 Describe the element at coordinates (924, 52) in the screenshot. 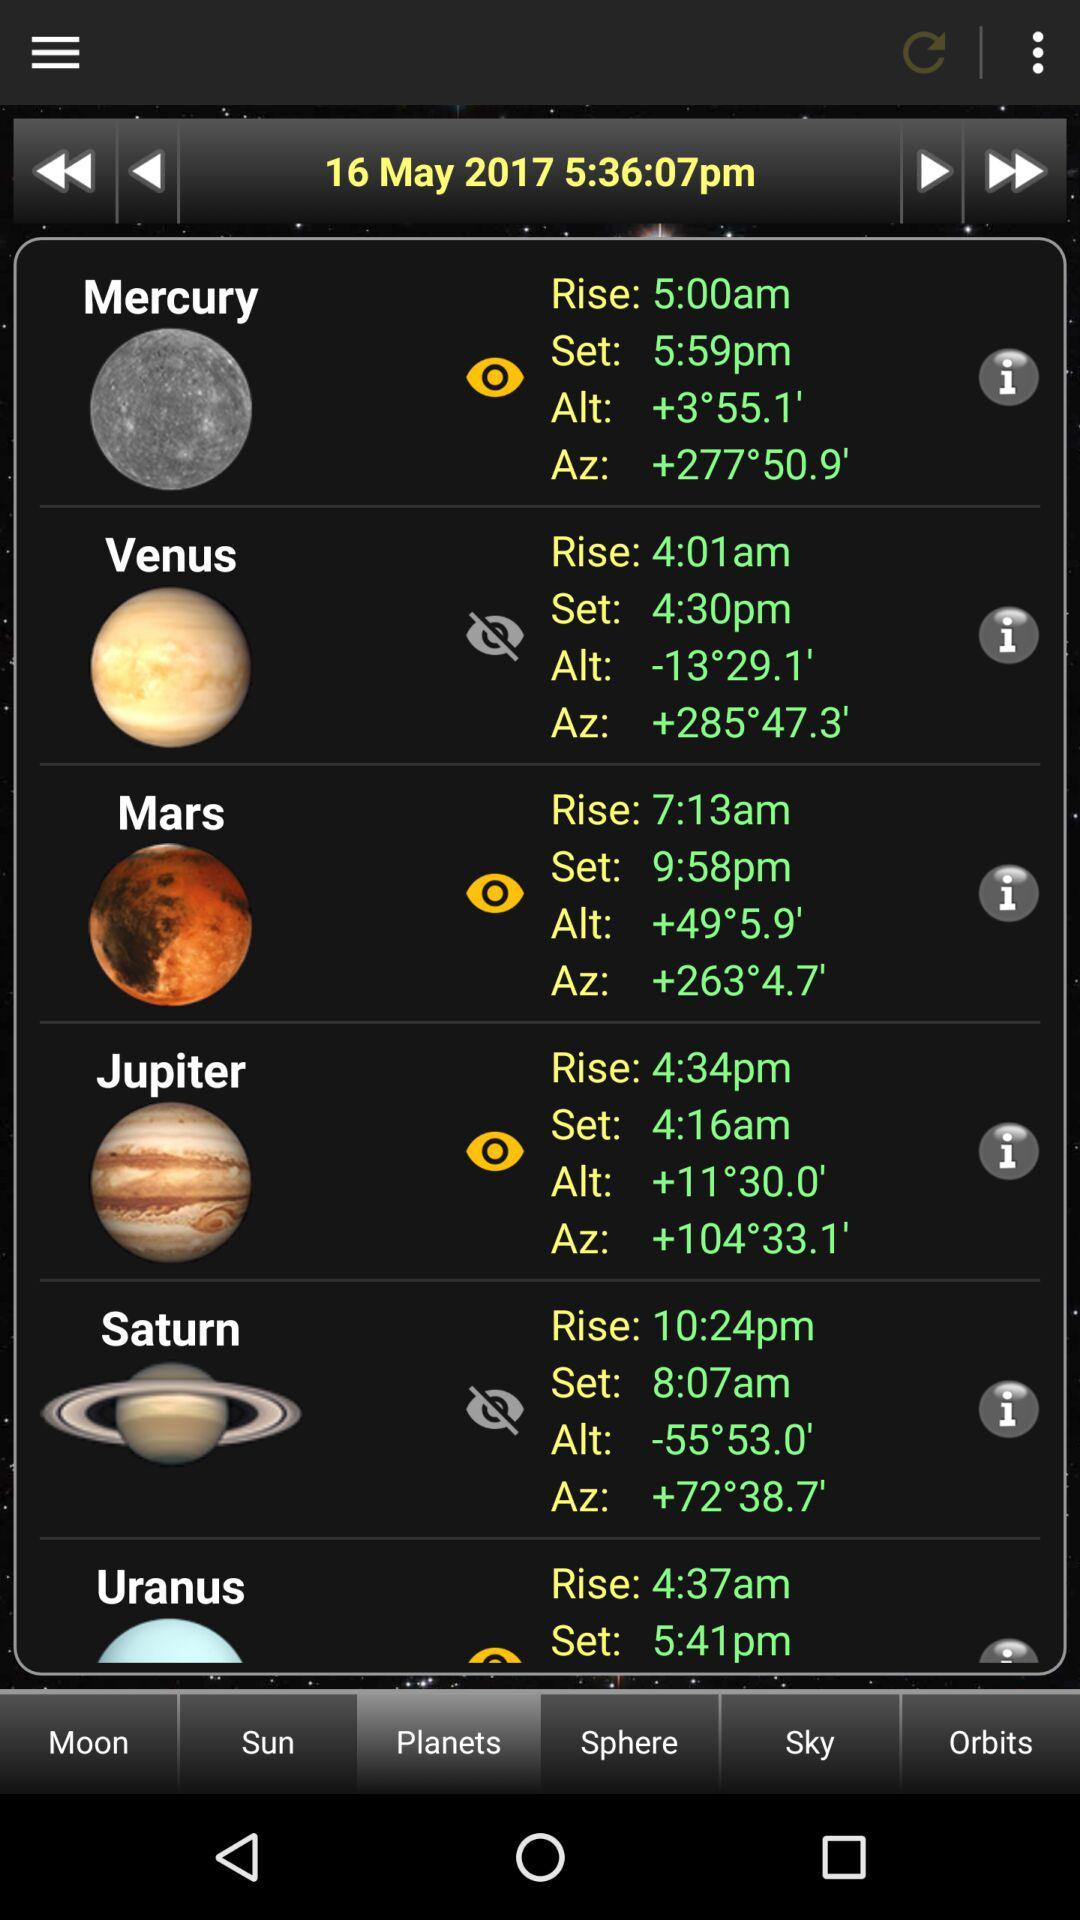

I see `refresh app` at that location.